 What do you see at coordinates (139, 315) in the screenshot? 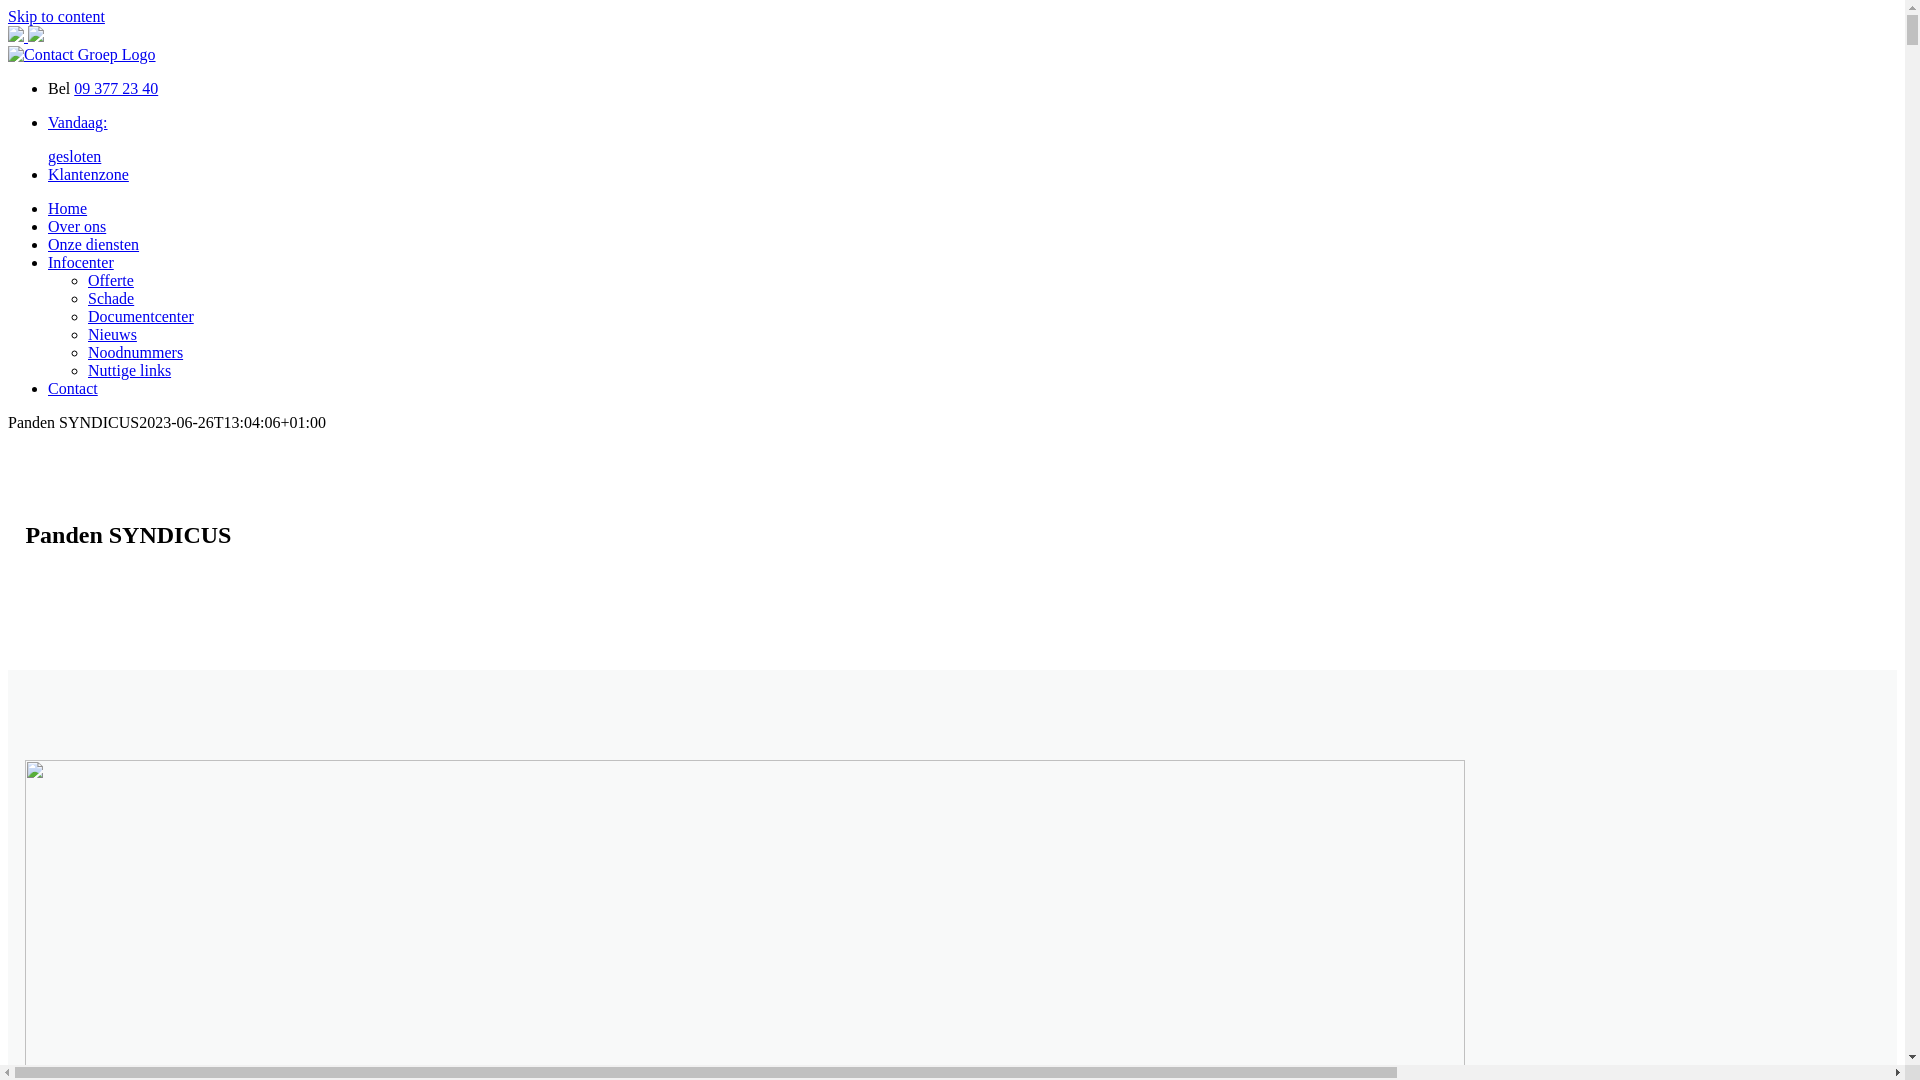
I see `'Documentcenter'` at bounding box center [139, 315].